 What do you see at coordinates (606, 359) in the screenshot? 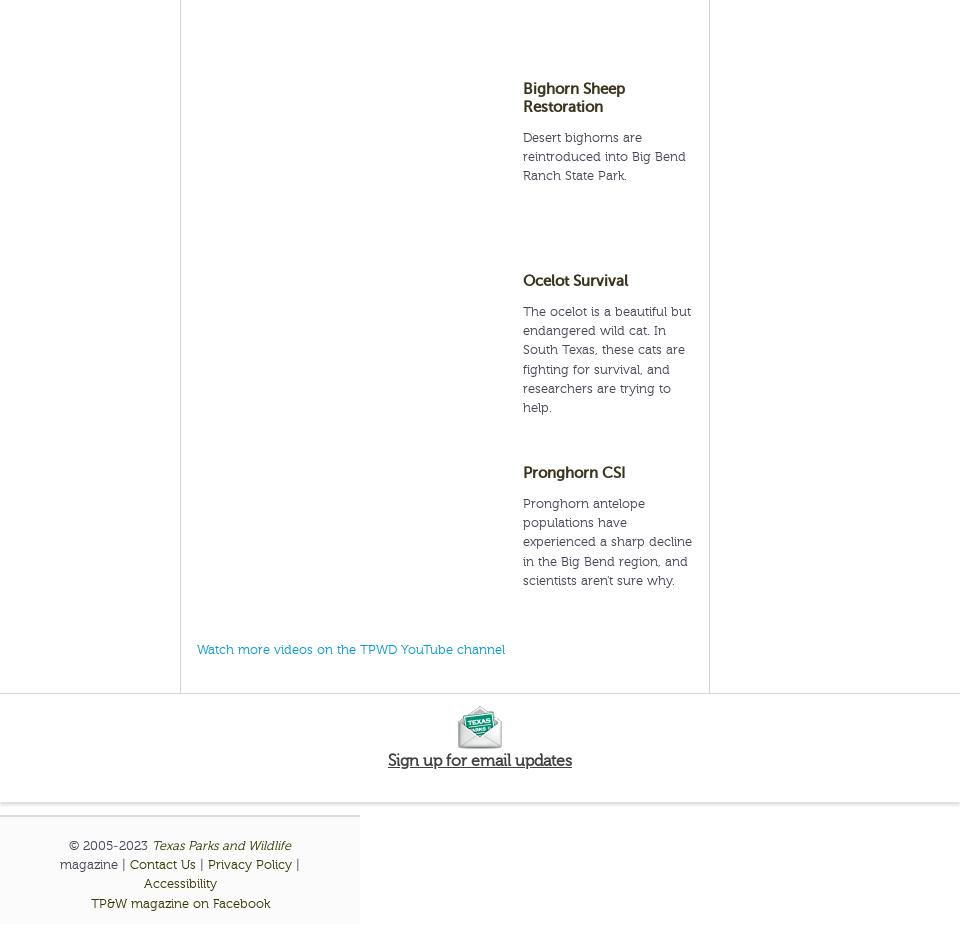
I see `'The ocelot is a beautiful but endangered wild cat. In South Texas, these cats are fighting for survival, and researchers are trying to help.'` at bounding box center [606, 359].